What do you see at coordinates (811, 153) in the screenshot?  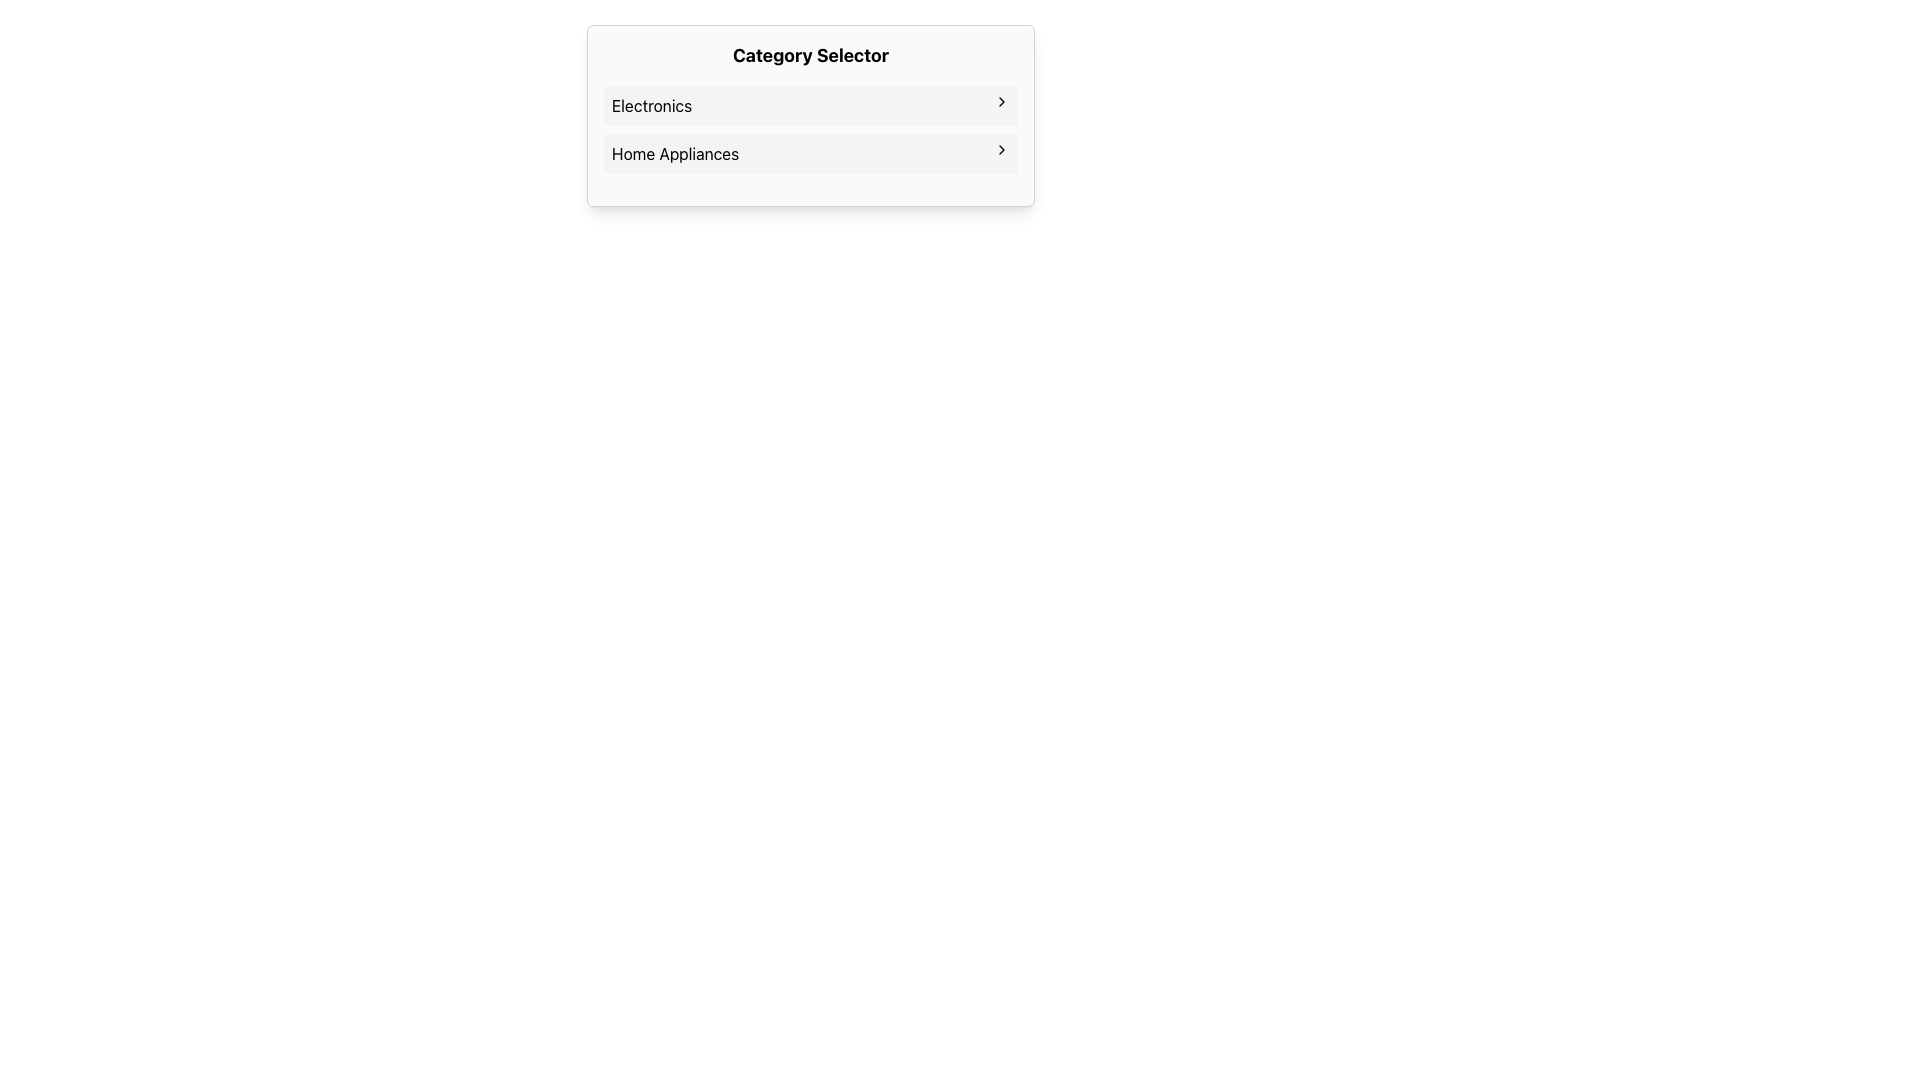 I see `the 'Home Appliances' button located below 'Electronics' in the navigation list` at bounding box center [811, 153].